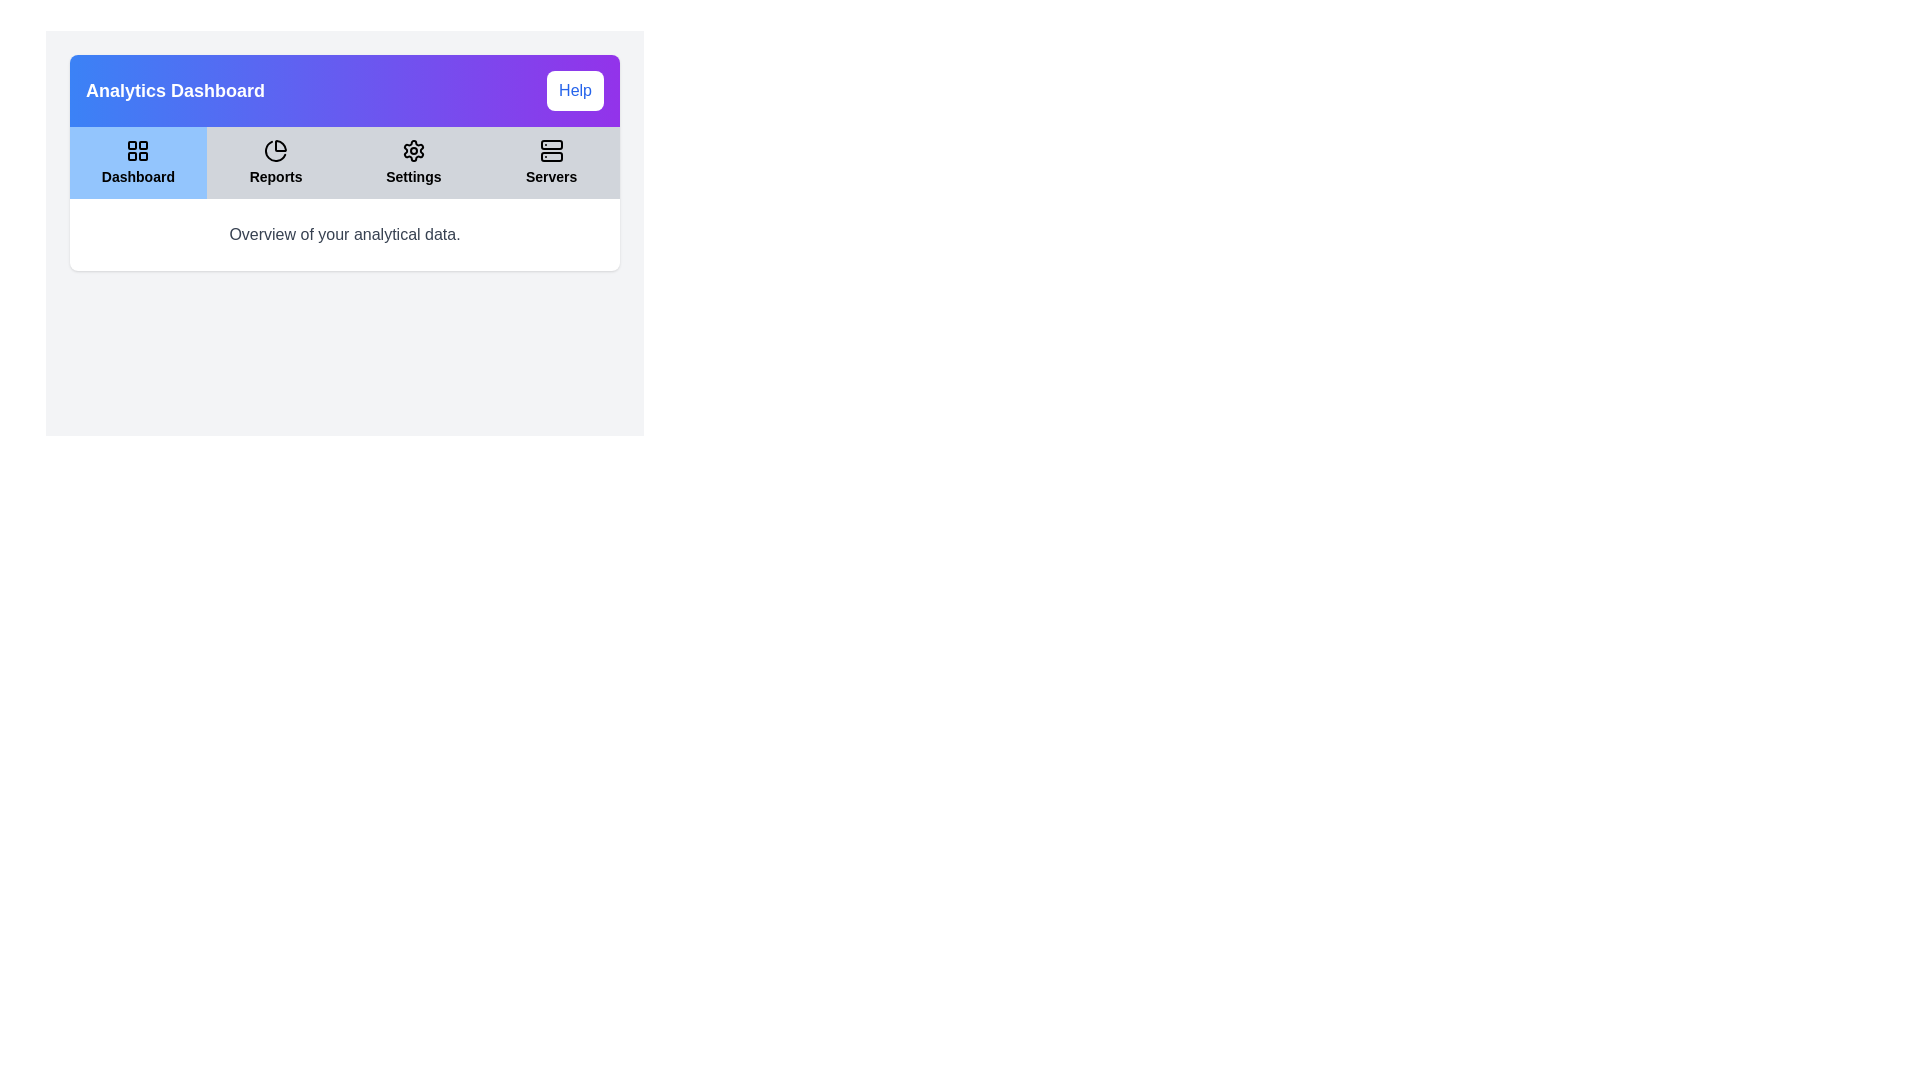 Image resolution: width=1920 pixels, height=1080 pixels. Describe the element at coordinates (137, 149) in the screenshot. I see `the grid icon consisting of four equally sized square blocks with rounded corners, located in the 'Dashboard' tab of the navigation section` at that location.